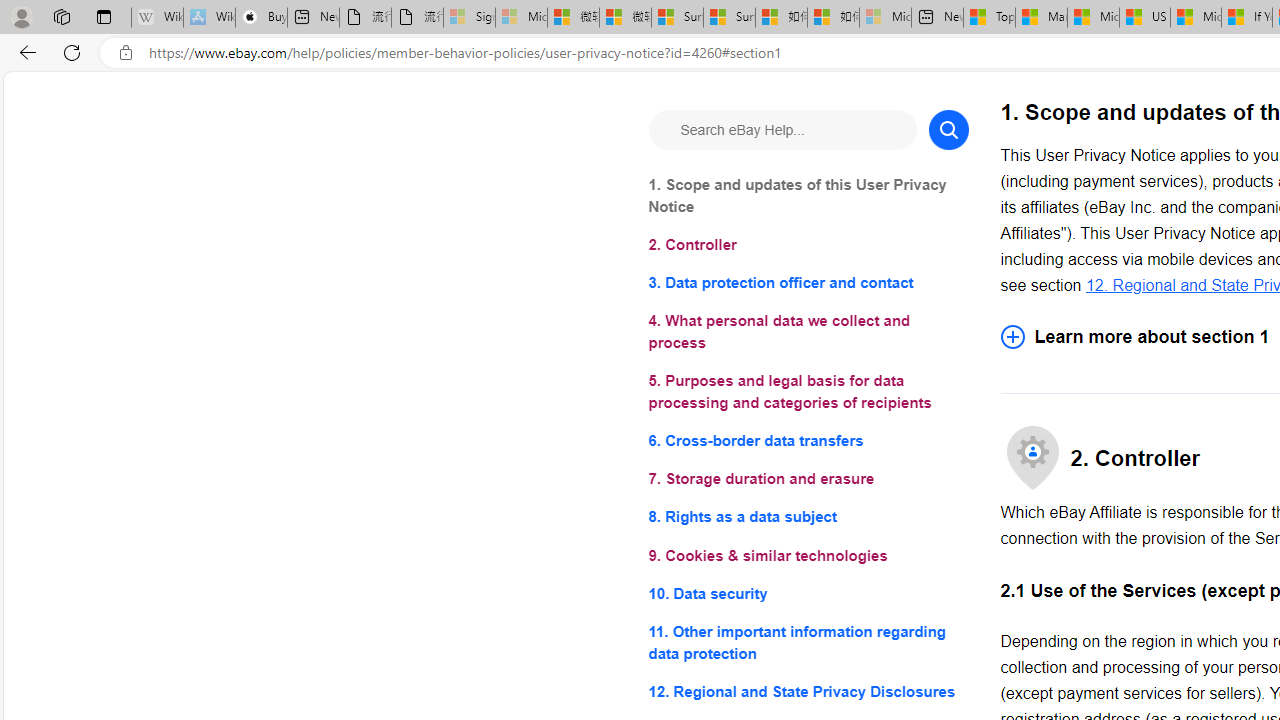 Image resolution: width=1280 pixels, height=720 pixels. Describe the element at coordinates (808, 331) in the screenshot. I see `'4. What personal data we collect and process'` at that location.